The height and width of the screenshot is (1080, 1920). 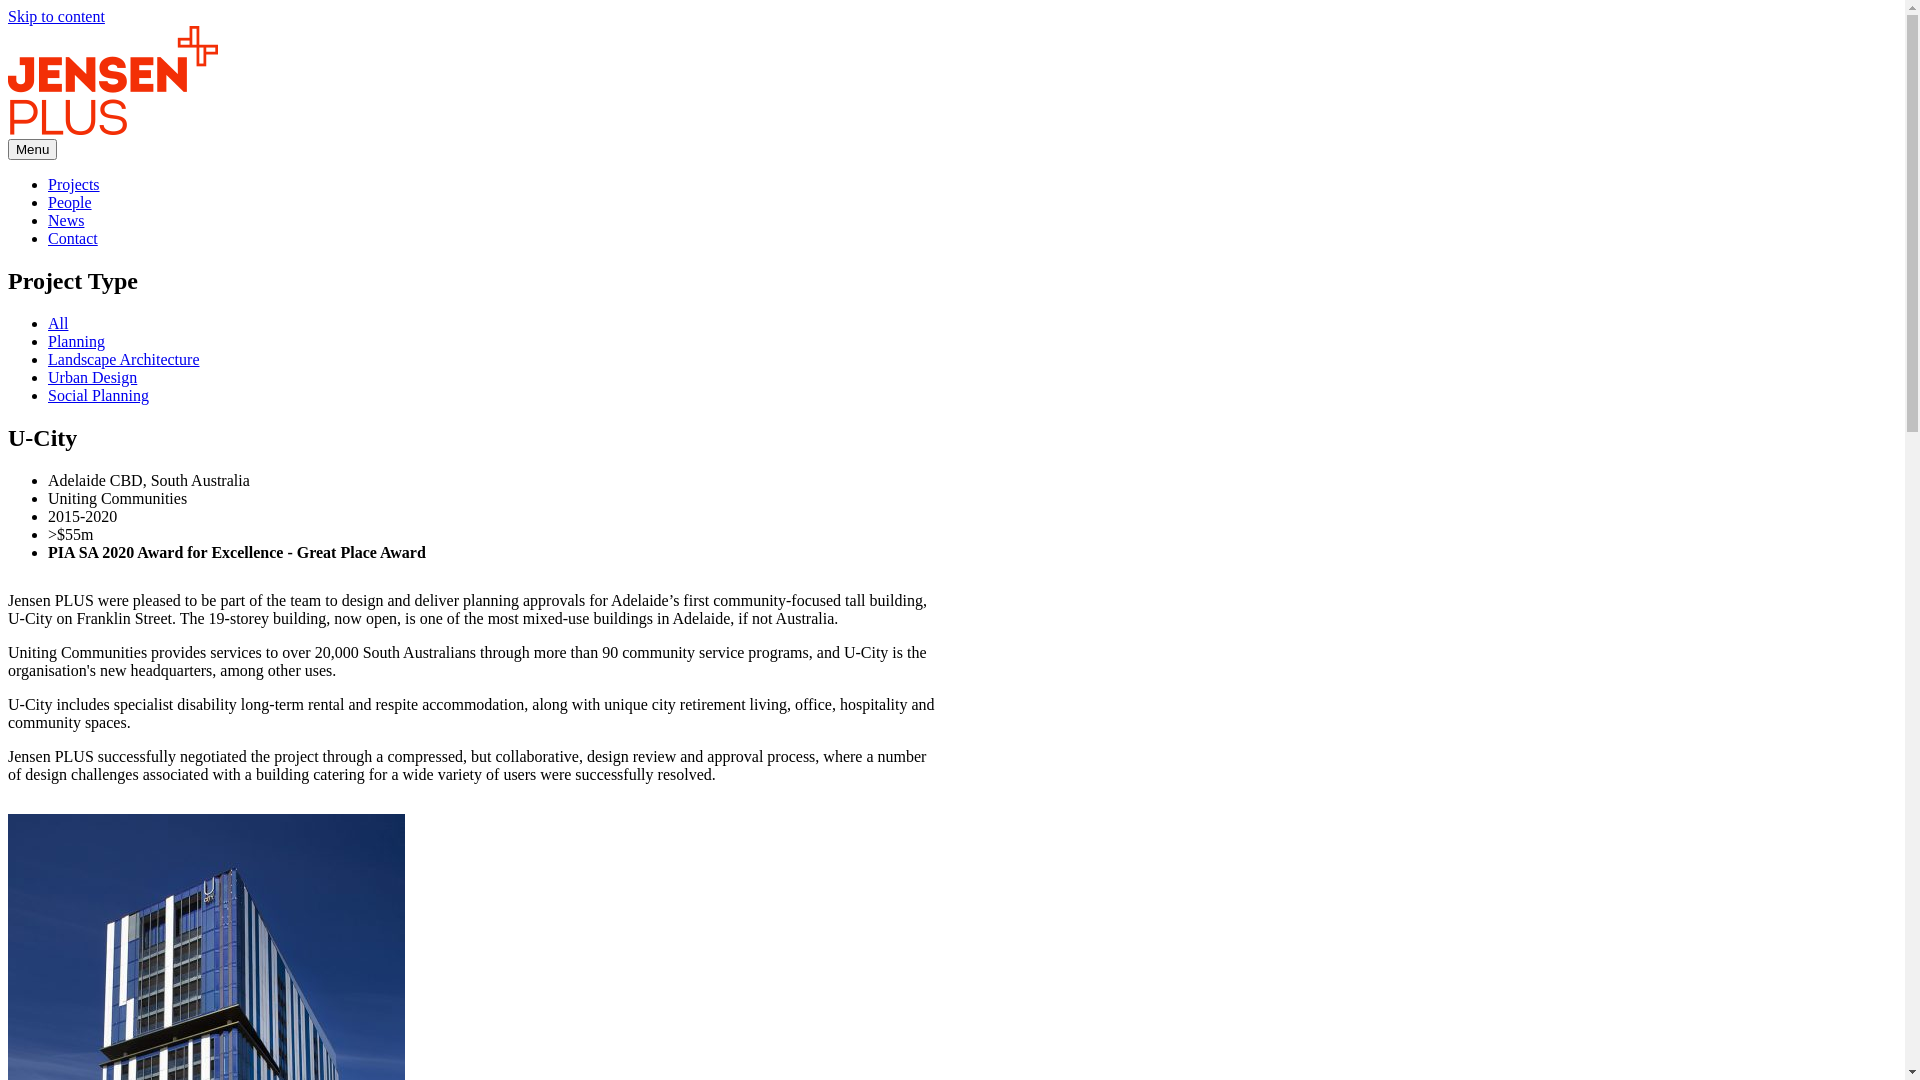 What do you see at coordinates (48, 322) in the screenshot?
I see `'All'` at bounding box center [48, 322].